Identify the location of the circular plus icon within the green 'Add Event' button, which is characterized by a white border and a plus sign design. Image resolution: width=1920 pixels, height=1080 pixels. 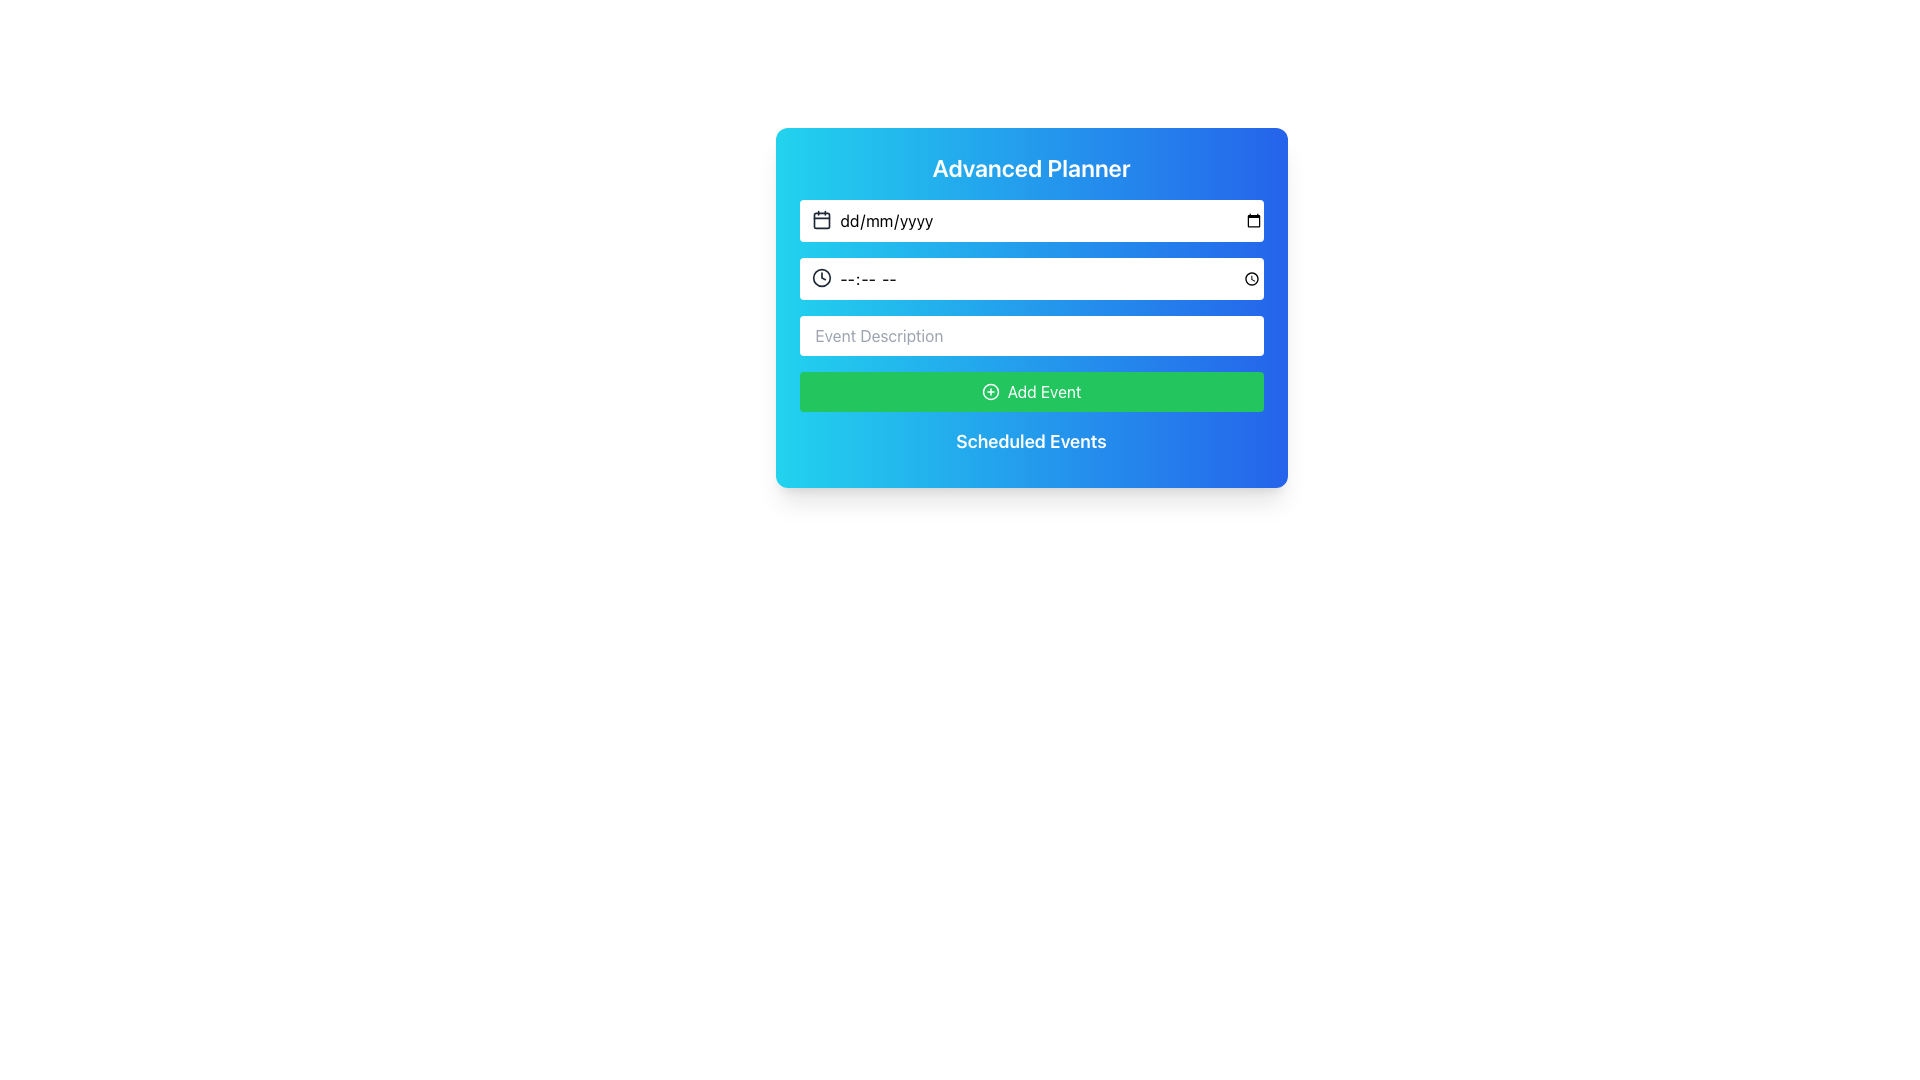
(990, 392).